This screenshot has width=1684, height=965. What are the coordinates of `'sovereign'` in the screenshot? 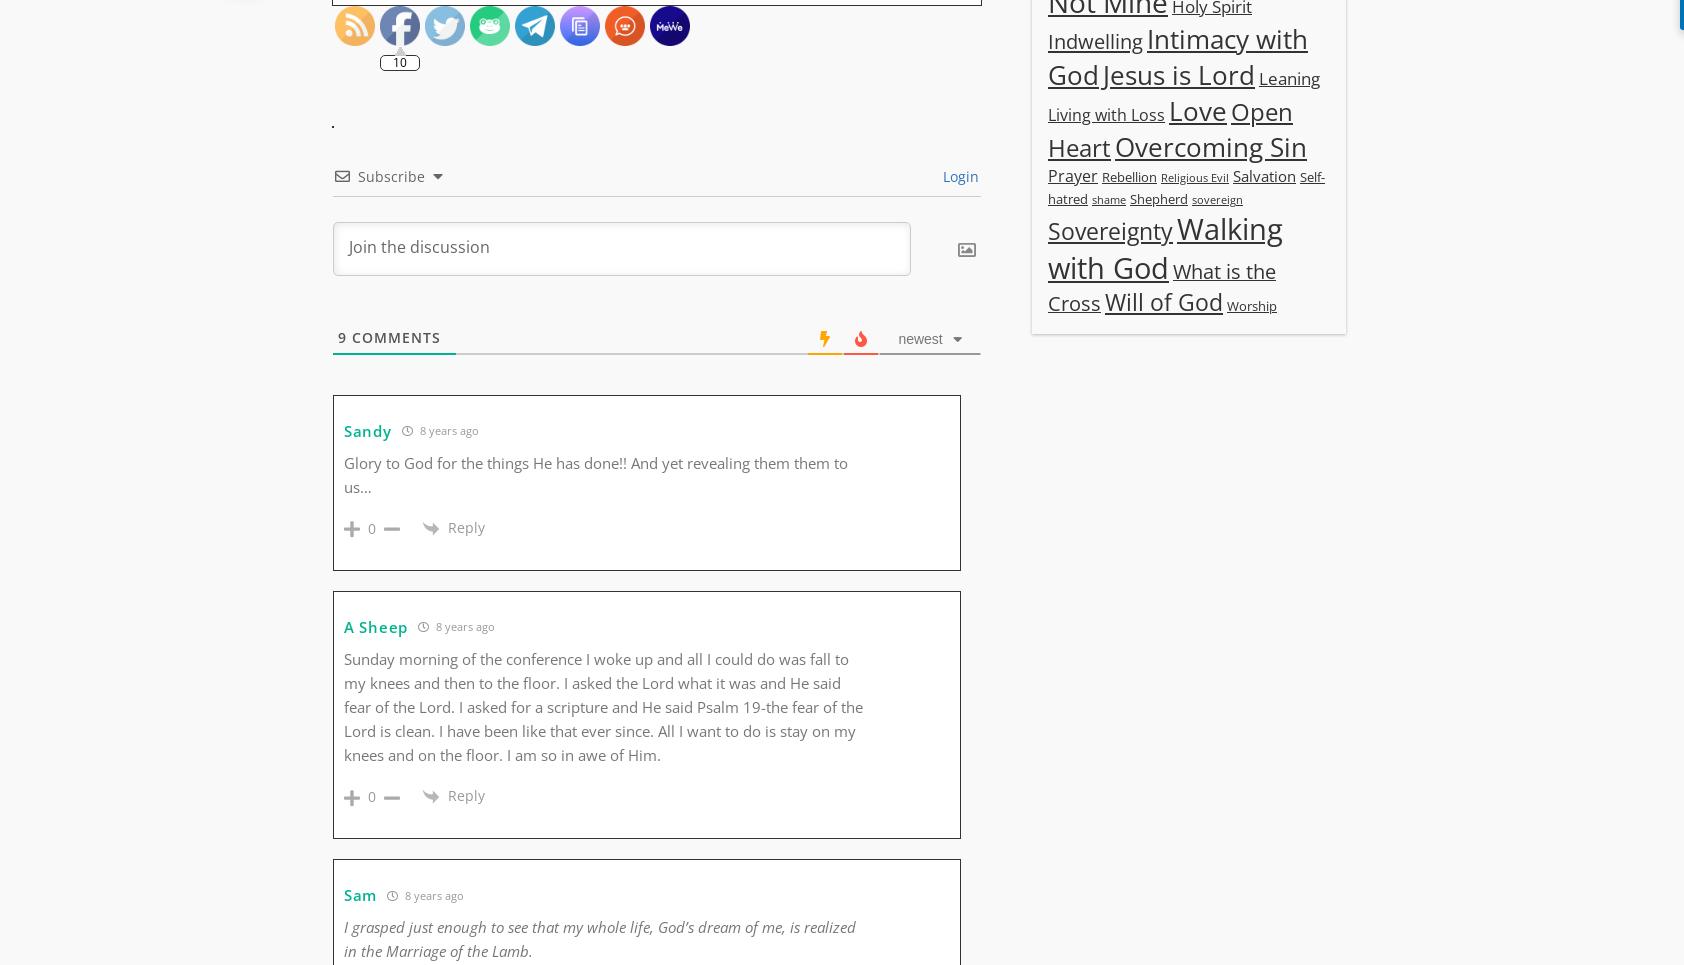 It's located at (1191, 198).